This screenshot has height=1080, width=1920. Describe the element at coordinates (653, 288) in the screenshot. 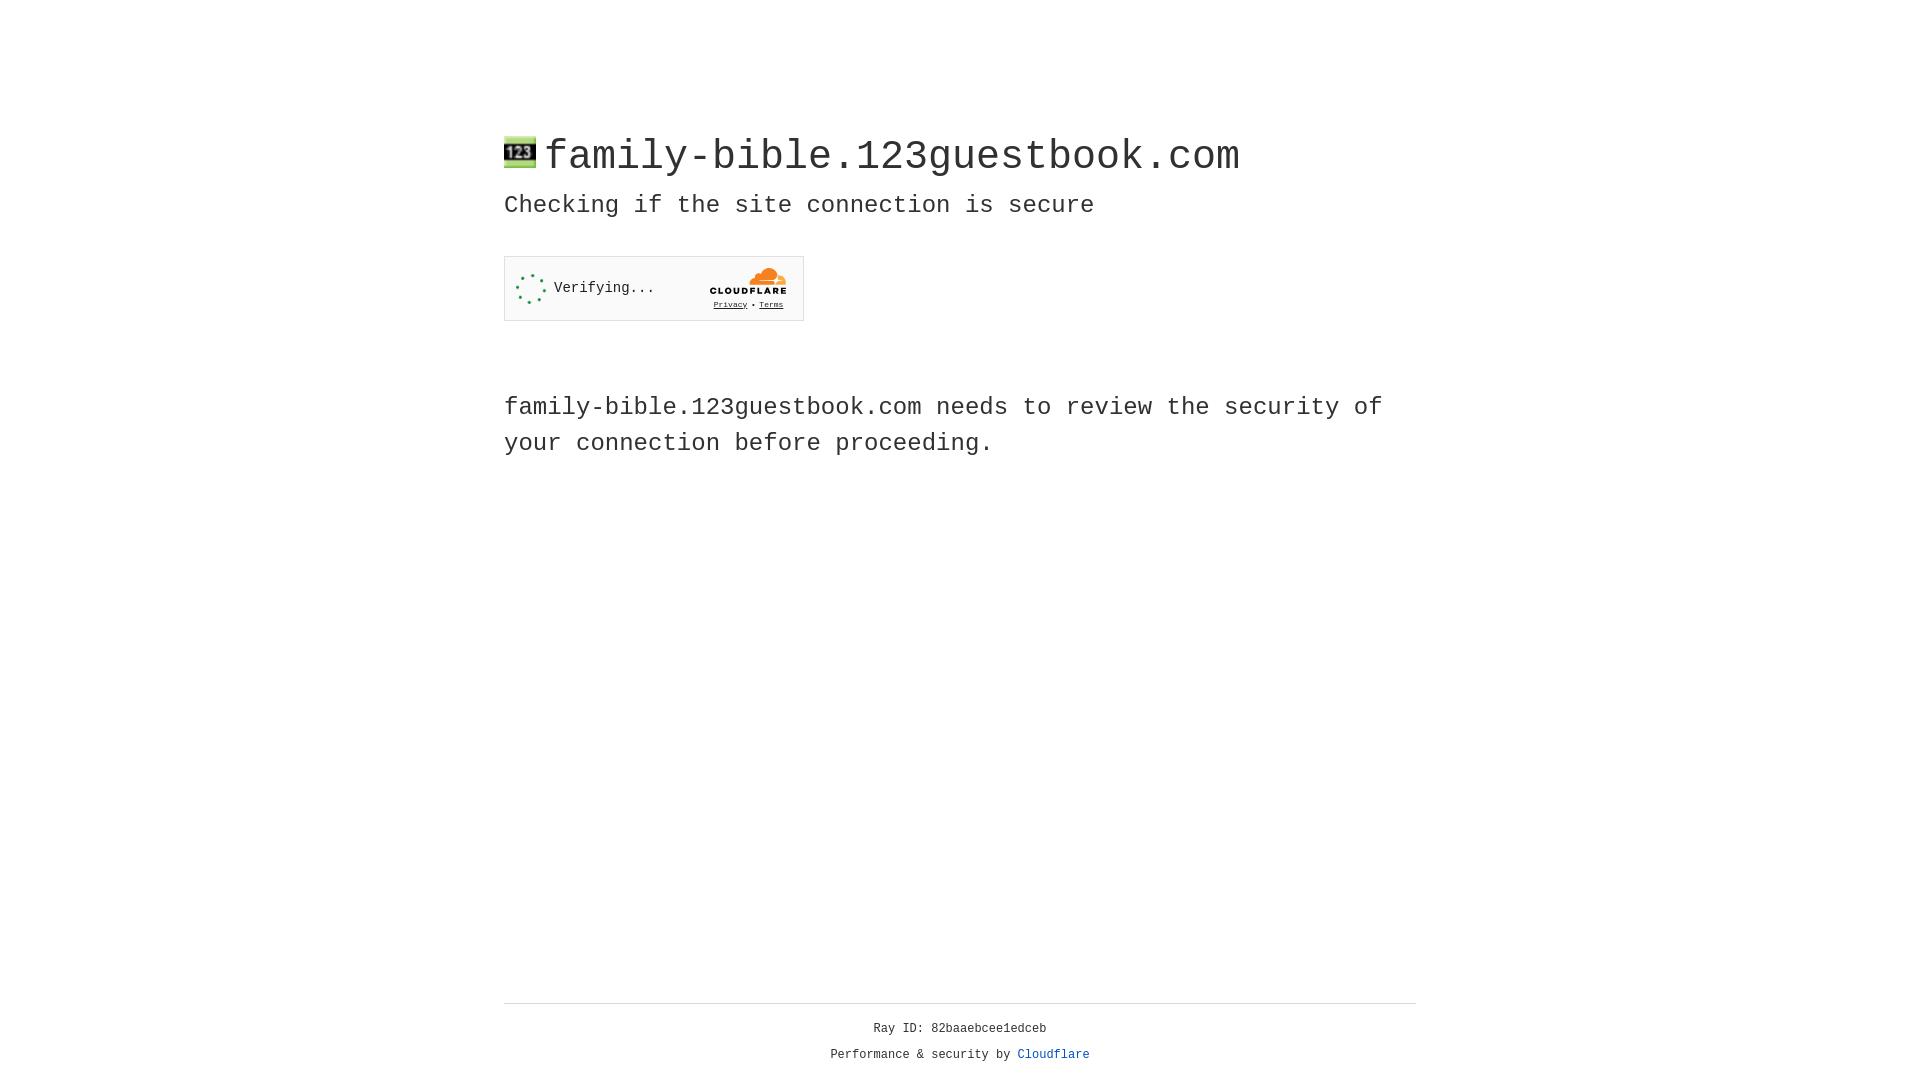

I see `'Widget containing a Cloudflare security challenge'` at that location.